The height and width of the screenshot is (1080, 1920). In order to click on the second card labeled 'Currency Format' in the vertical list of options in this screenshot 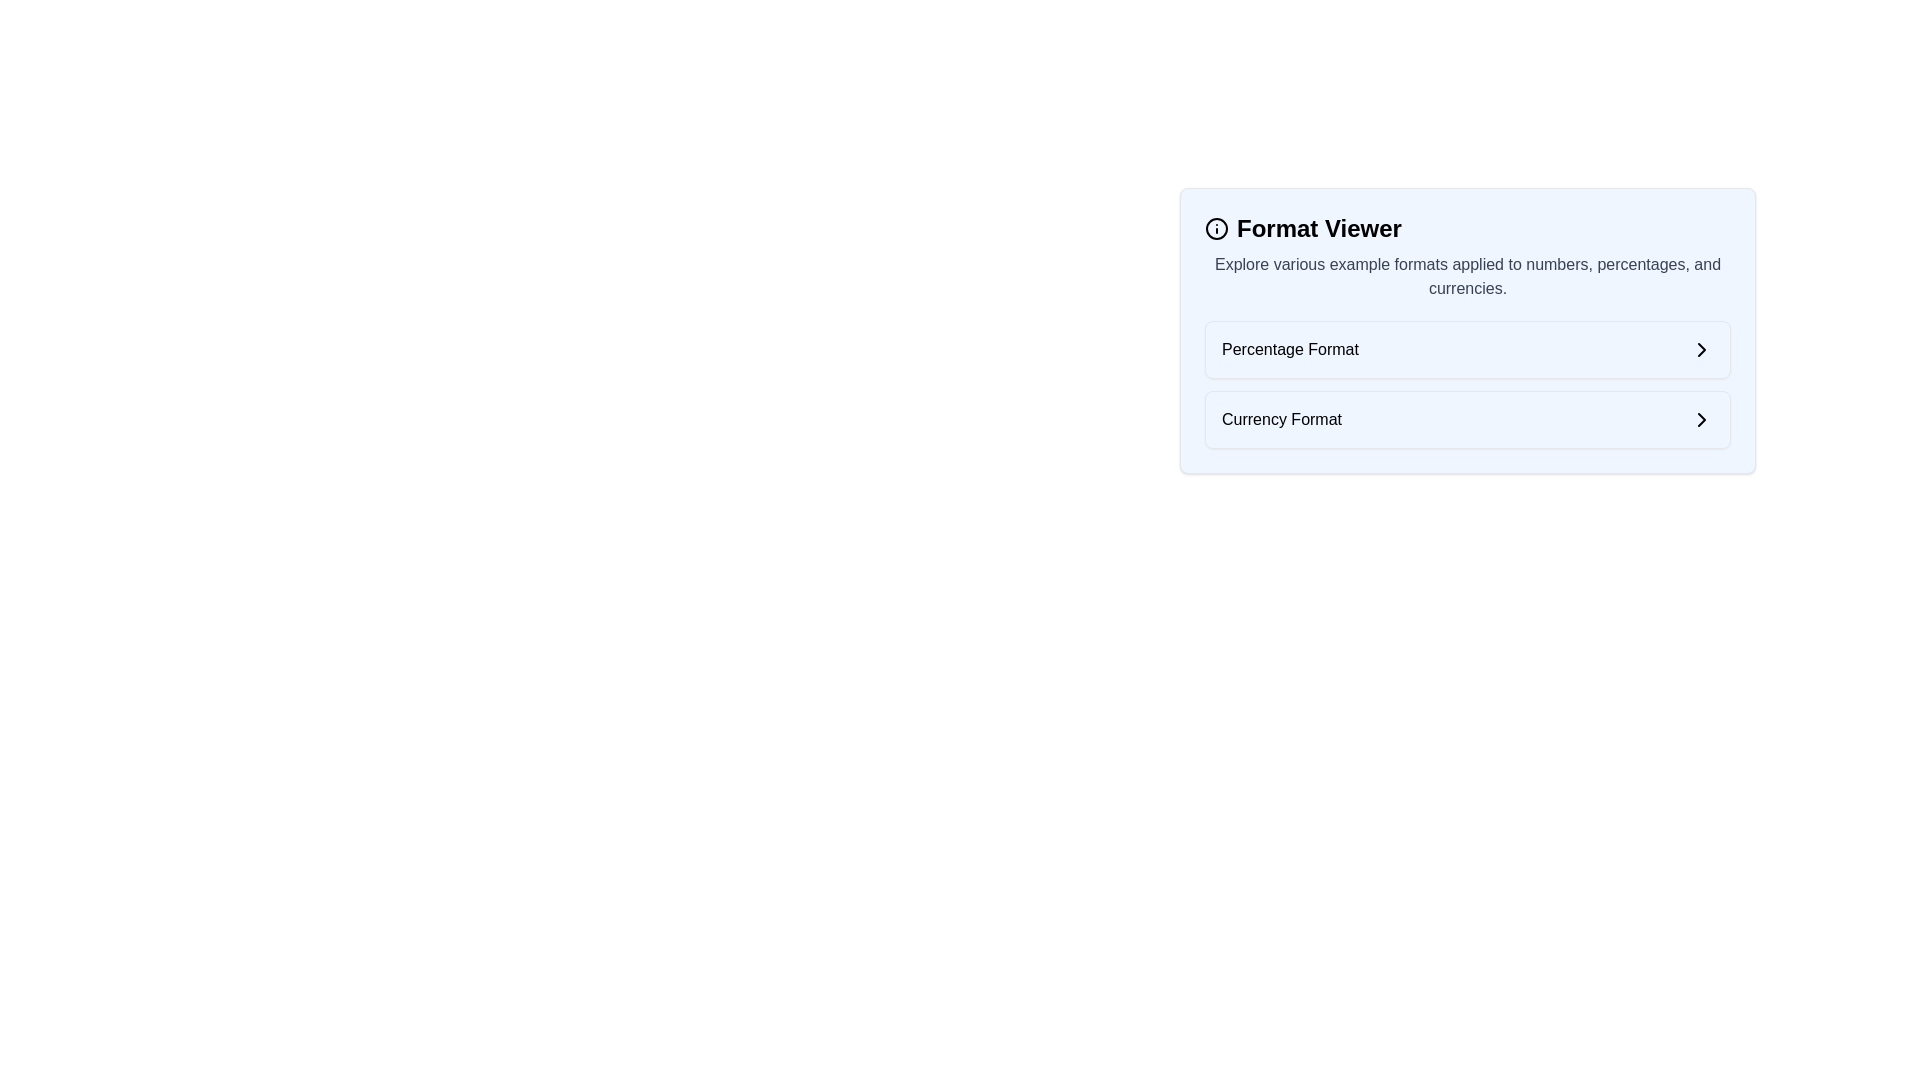, I will do `click(1468, 419)`.